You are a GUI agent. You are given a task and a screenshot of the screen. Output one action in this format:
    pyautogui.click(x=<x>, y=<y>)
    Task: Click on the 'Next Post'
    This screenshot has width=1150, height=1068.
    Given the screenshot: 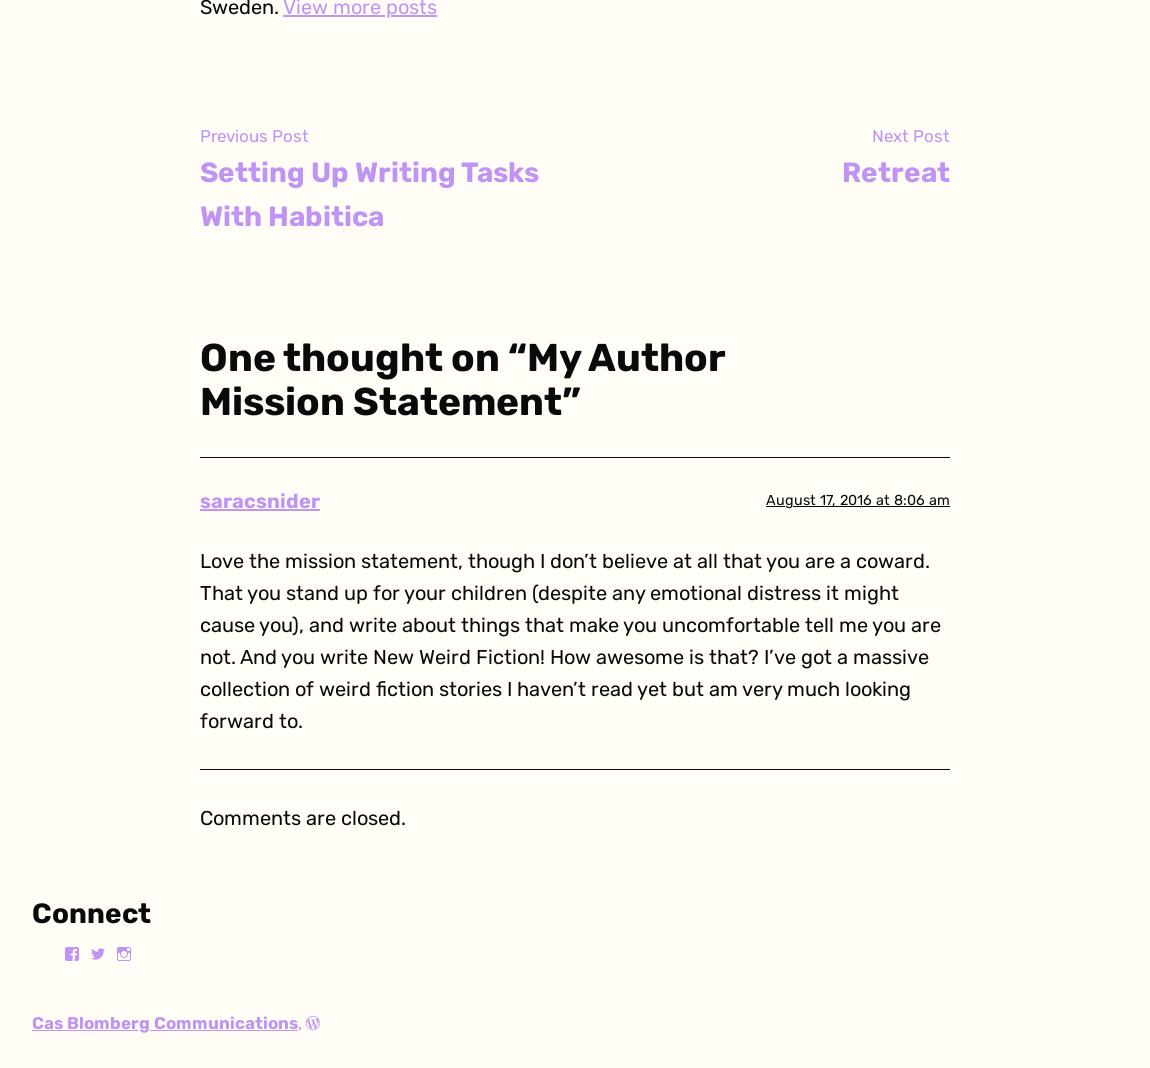 What is the action you would take?
    pyautogui.click(x=911, y=134)
    